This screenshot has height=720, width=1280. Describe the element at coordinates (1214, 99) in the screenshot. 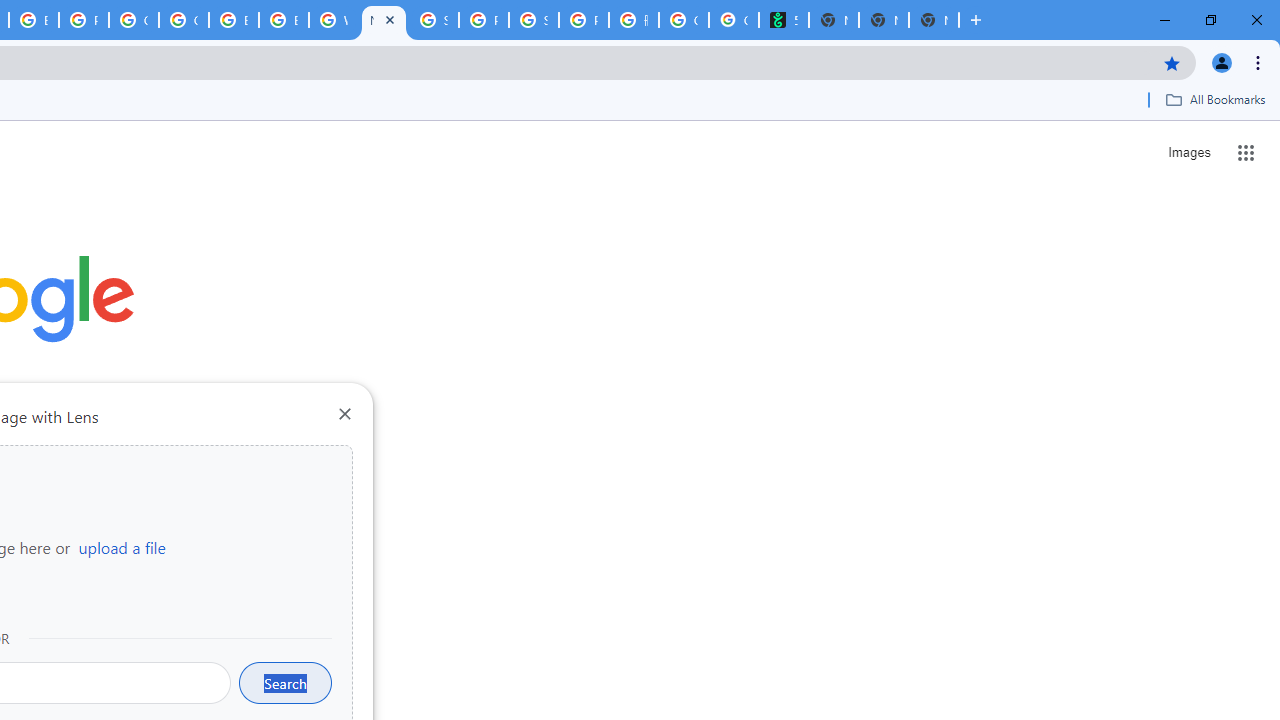

I see `'All Bookmarks'` at that location.